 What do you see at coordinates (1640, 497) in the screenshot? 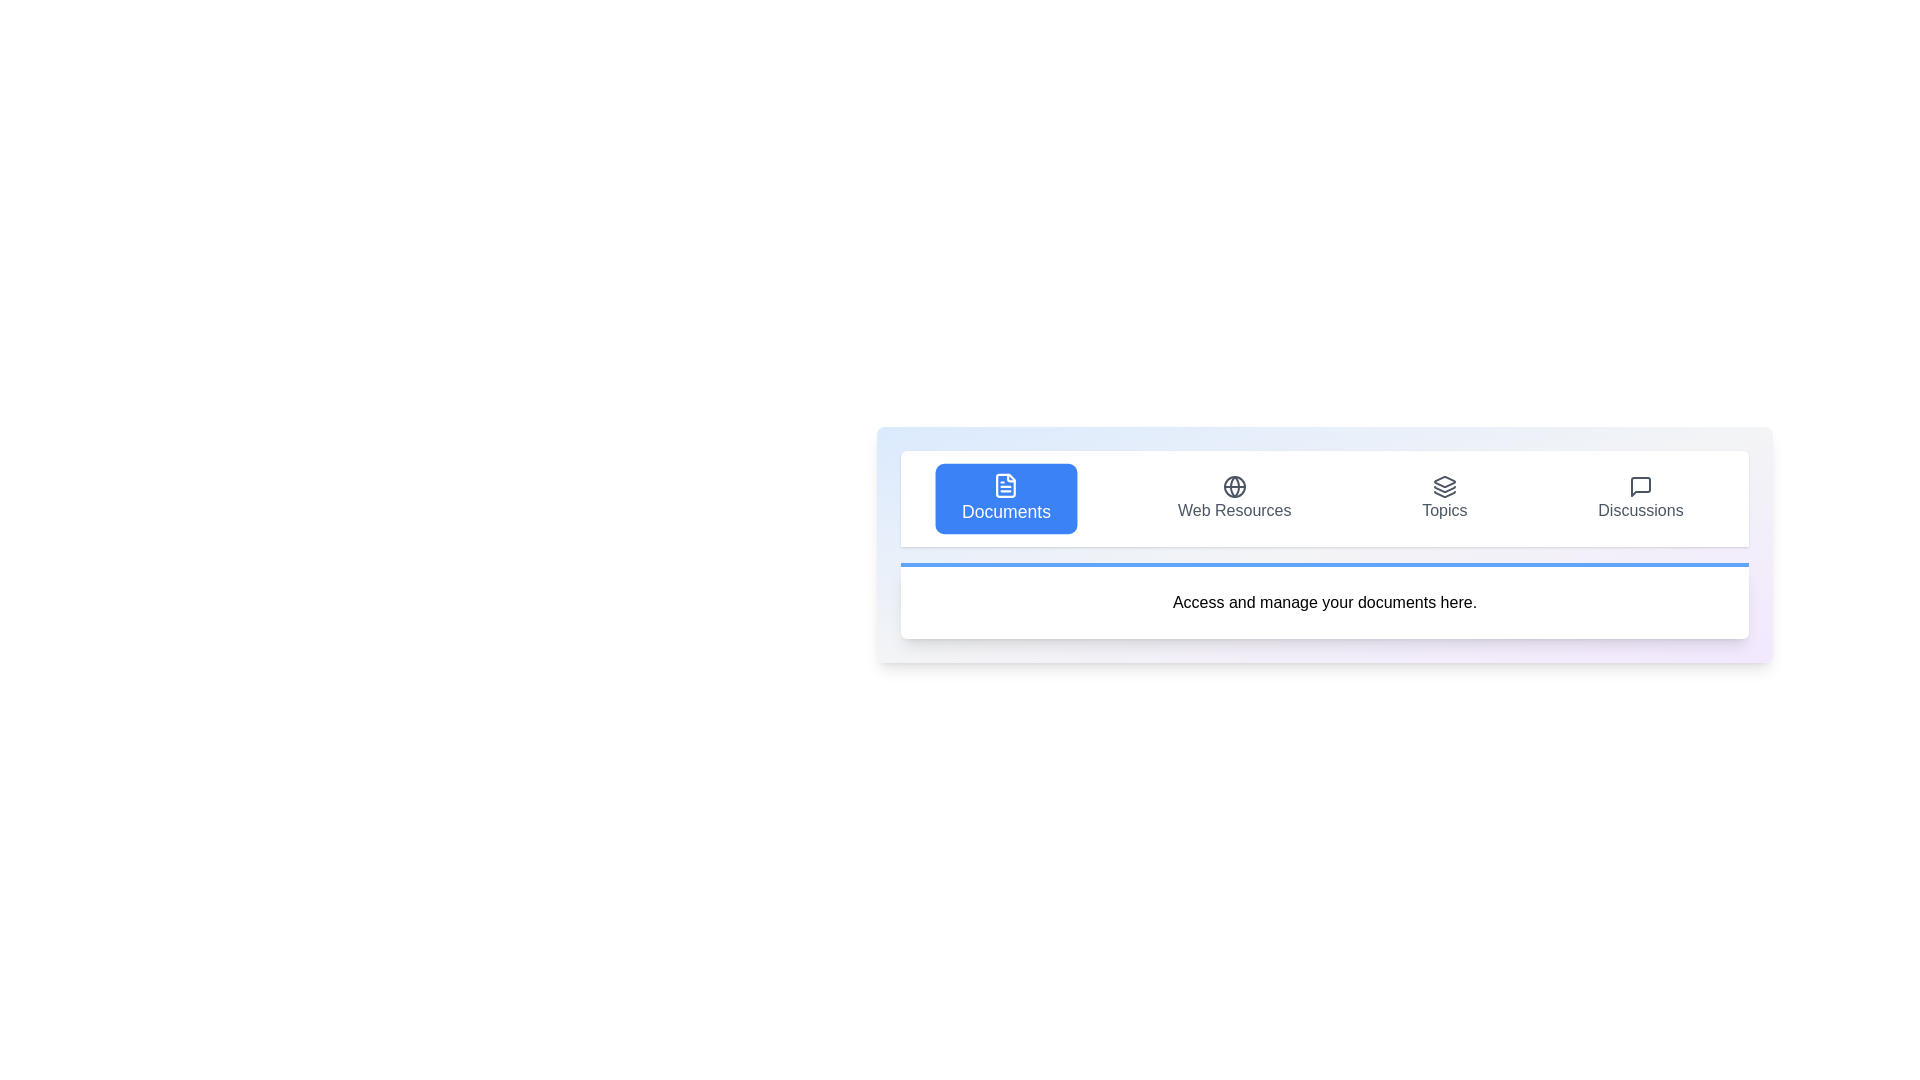
I see `the Discussions tab to switch views` at bounding box center [1640, 497].